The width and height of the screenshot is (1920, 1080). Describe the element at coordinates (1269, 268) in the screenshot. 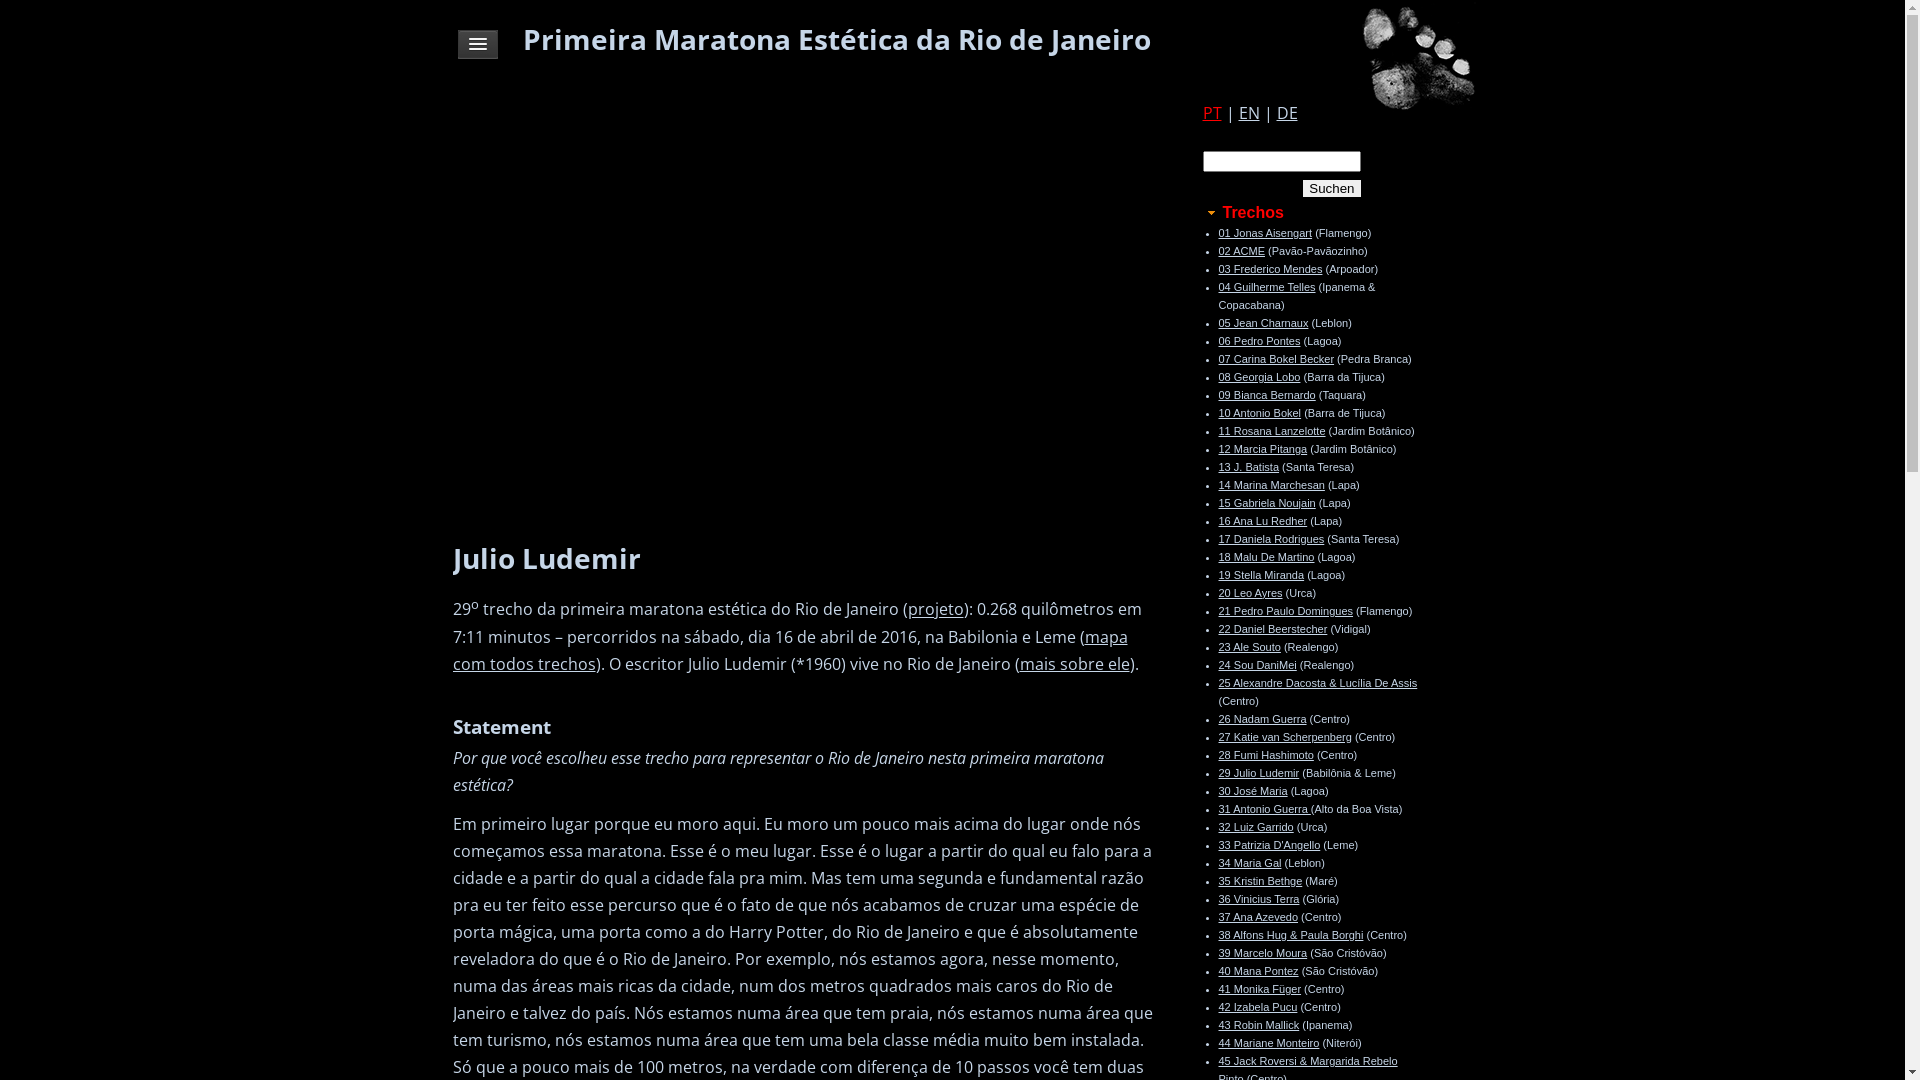

I see `'03 Frederico Mendes'` at that location.